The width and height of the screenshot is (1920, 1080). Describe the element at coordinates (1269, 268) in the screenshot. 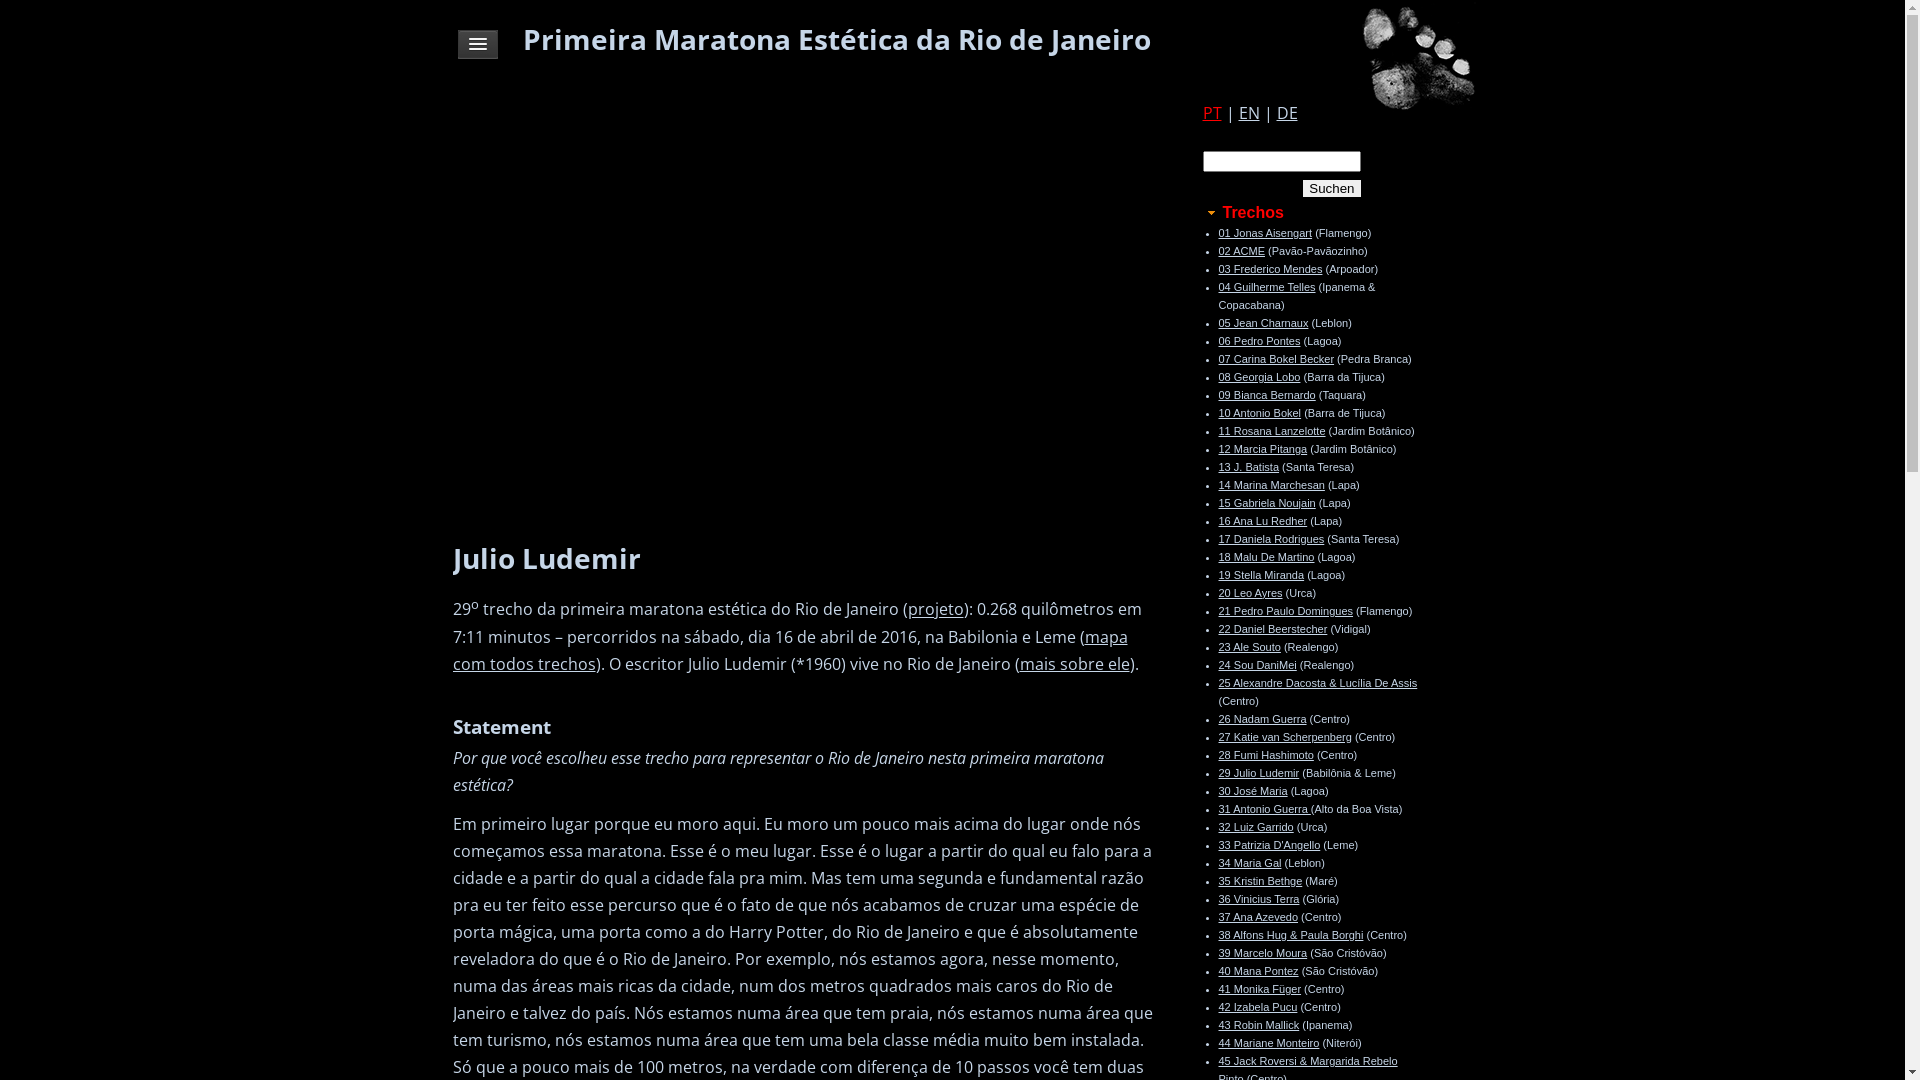

I see `'03 Frederico Mendes'` at that location.